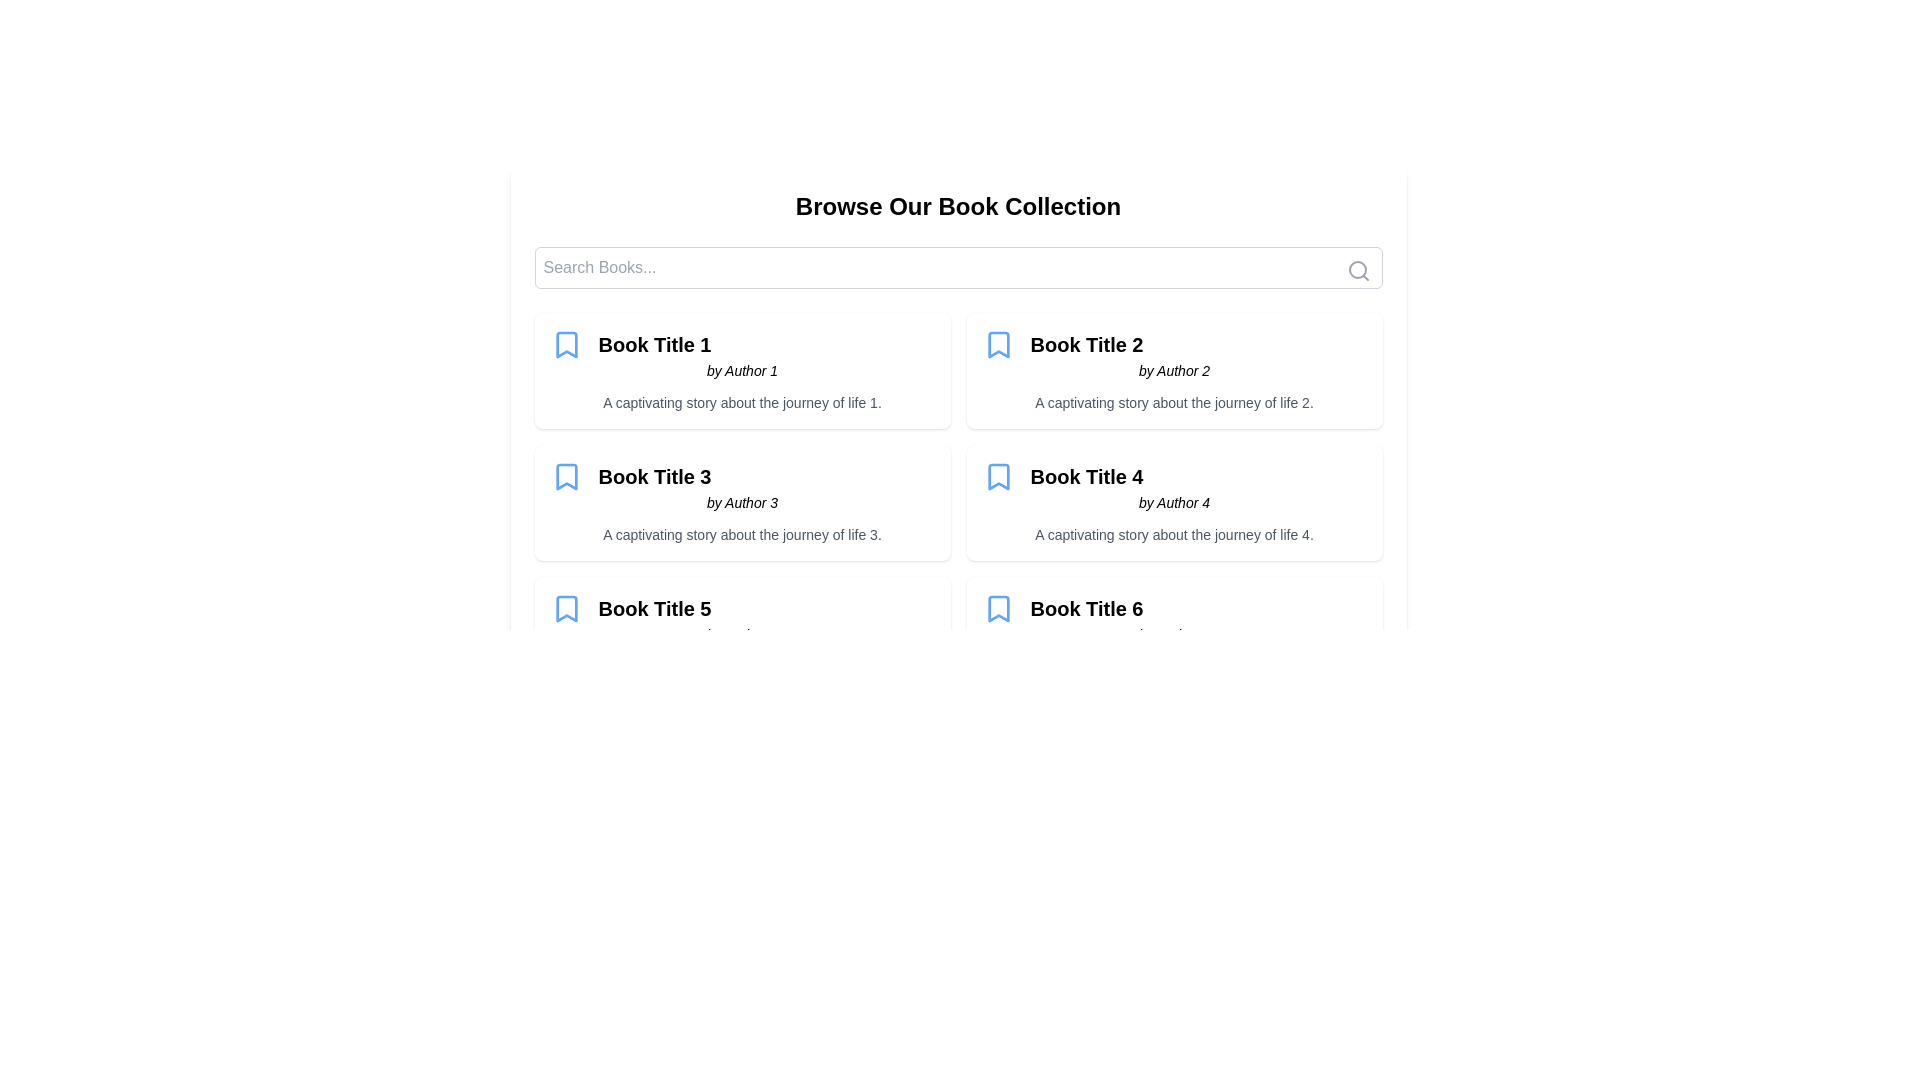  What do you see at coordinates (1174, 501) in the screenshot?
I see `the text label reading 'by Author 4' which is styled in a small italic font, located below the 'Book Title 4' text within the fourth card of a two-column grid layout` at bounding box center [1174, 501].